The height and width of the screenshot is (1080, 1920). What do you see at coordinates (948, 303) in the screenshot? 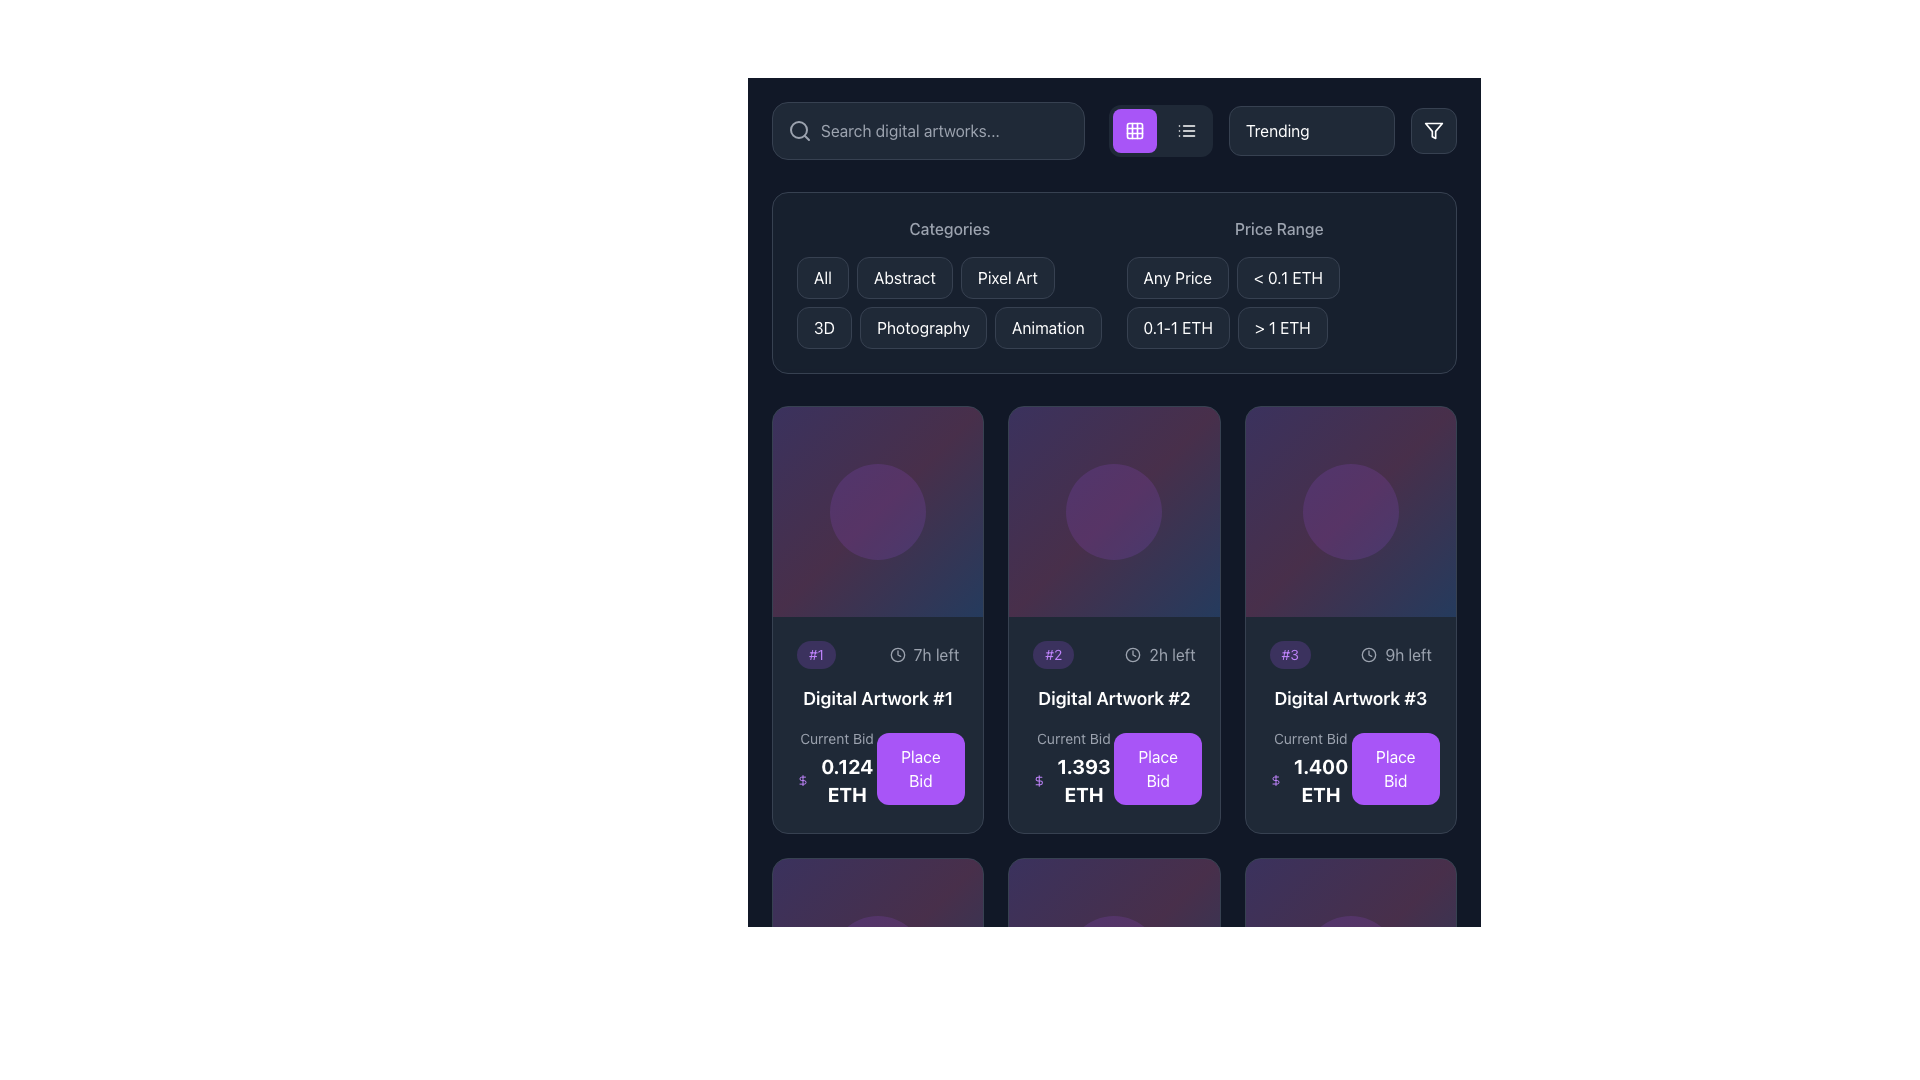
I see `the buttons in the 'Categories' section` at bounding box center [948, 303].